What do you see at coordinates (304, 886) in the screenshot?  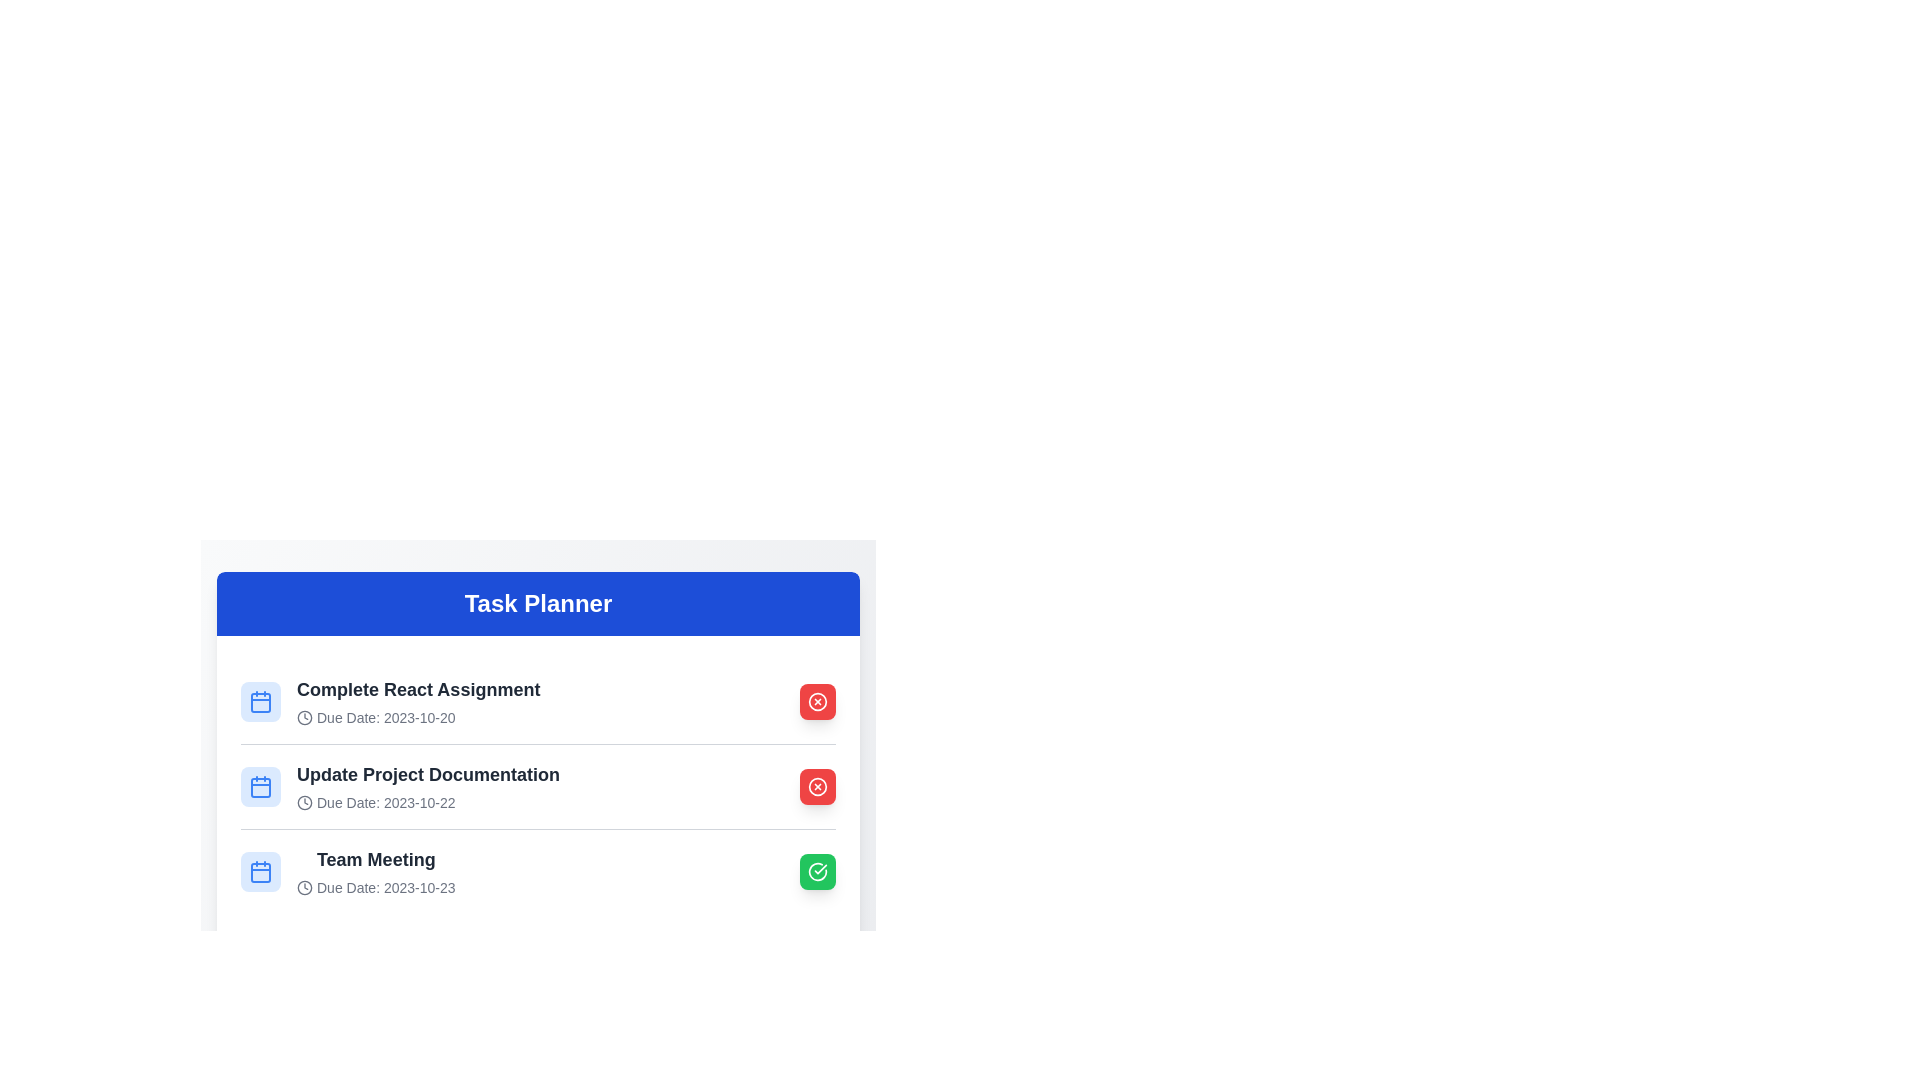 I see `the small clock icon preceding the text 'Due Date: 2023-10-23' in the 'Team Meeting' row` at bounding box center [304, 886].